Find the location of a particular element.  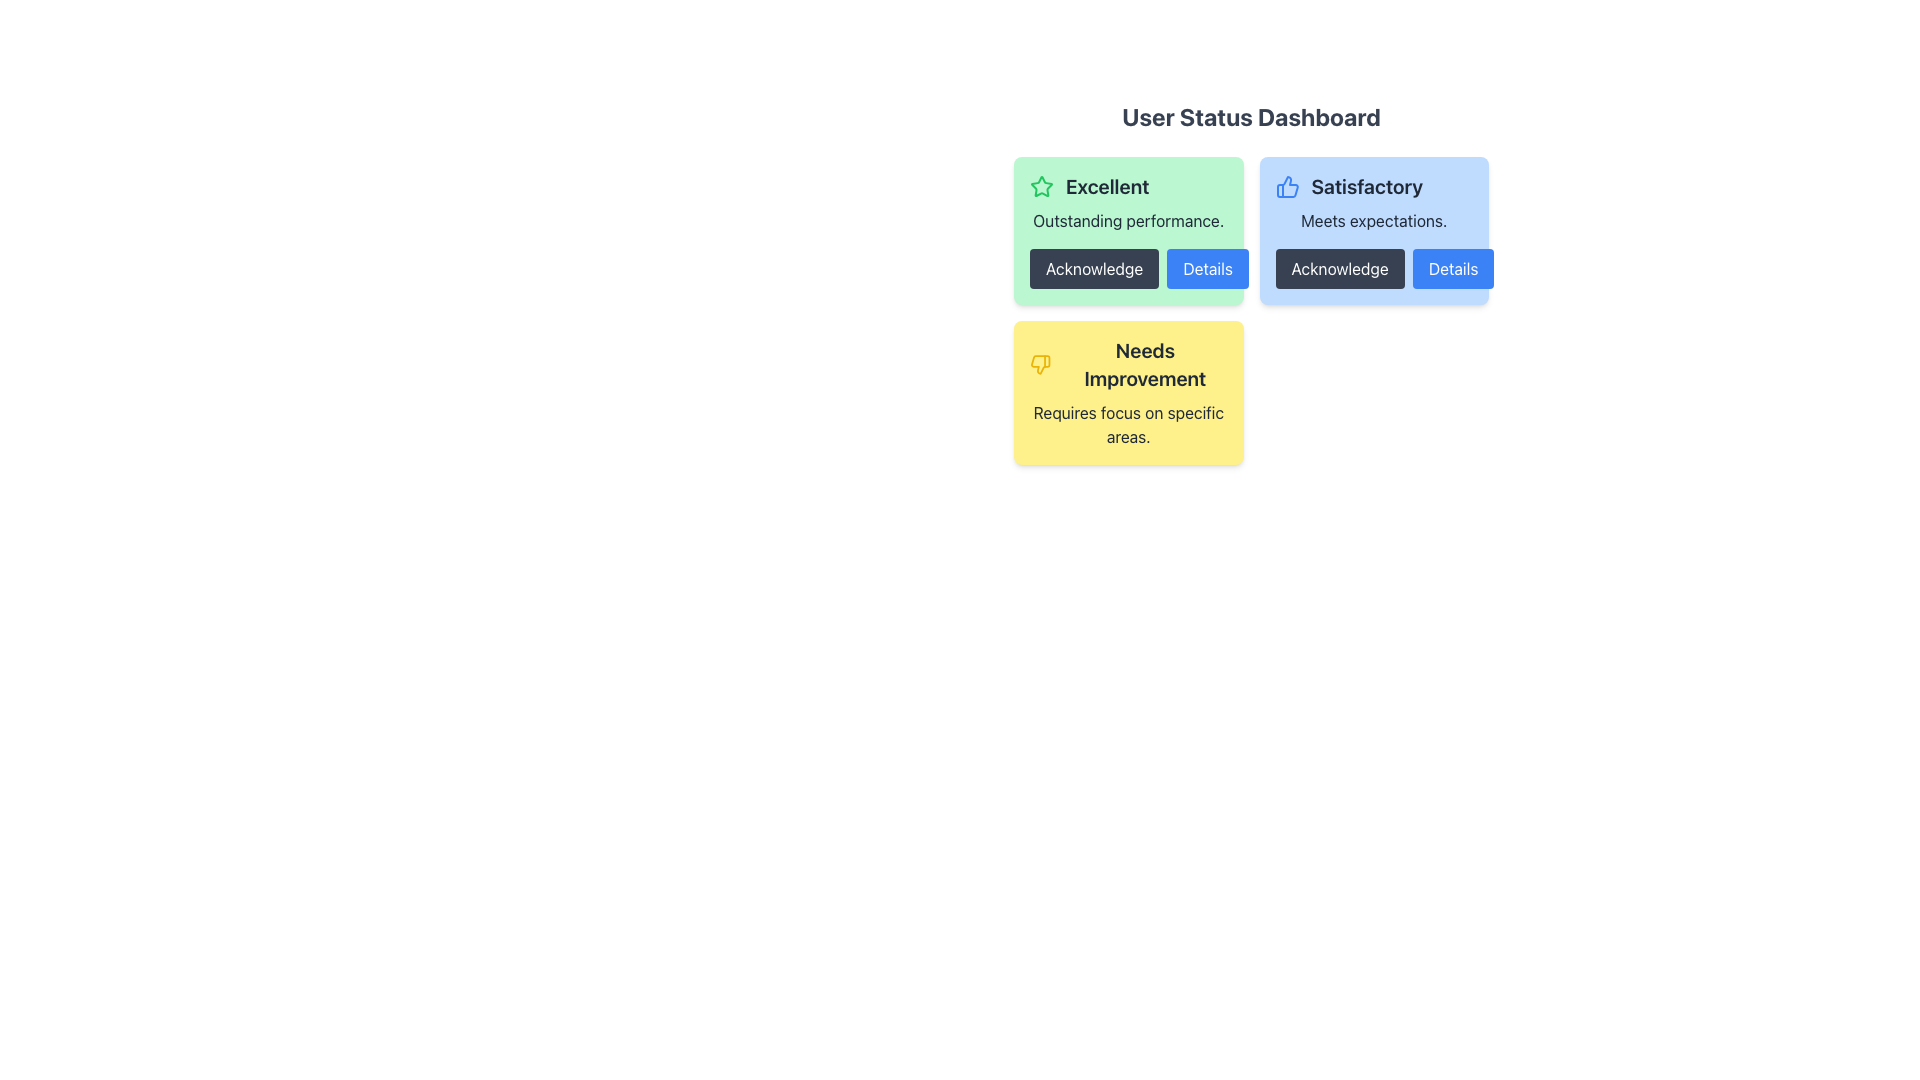

the 'Acknowledge' button, a rectangular button with a dark gray background and white text, located in the 'Satisfactory' section of the UI is located at coordinates (1339, 268).